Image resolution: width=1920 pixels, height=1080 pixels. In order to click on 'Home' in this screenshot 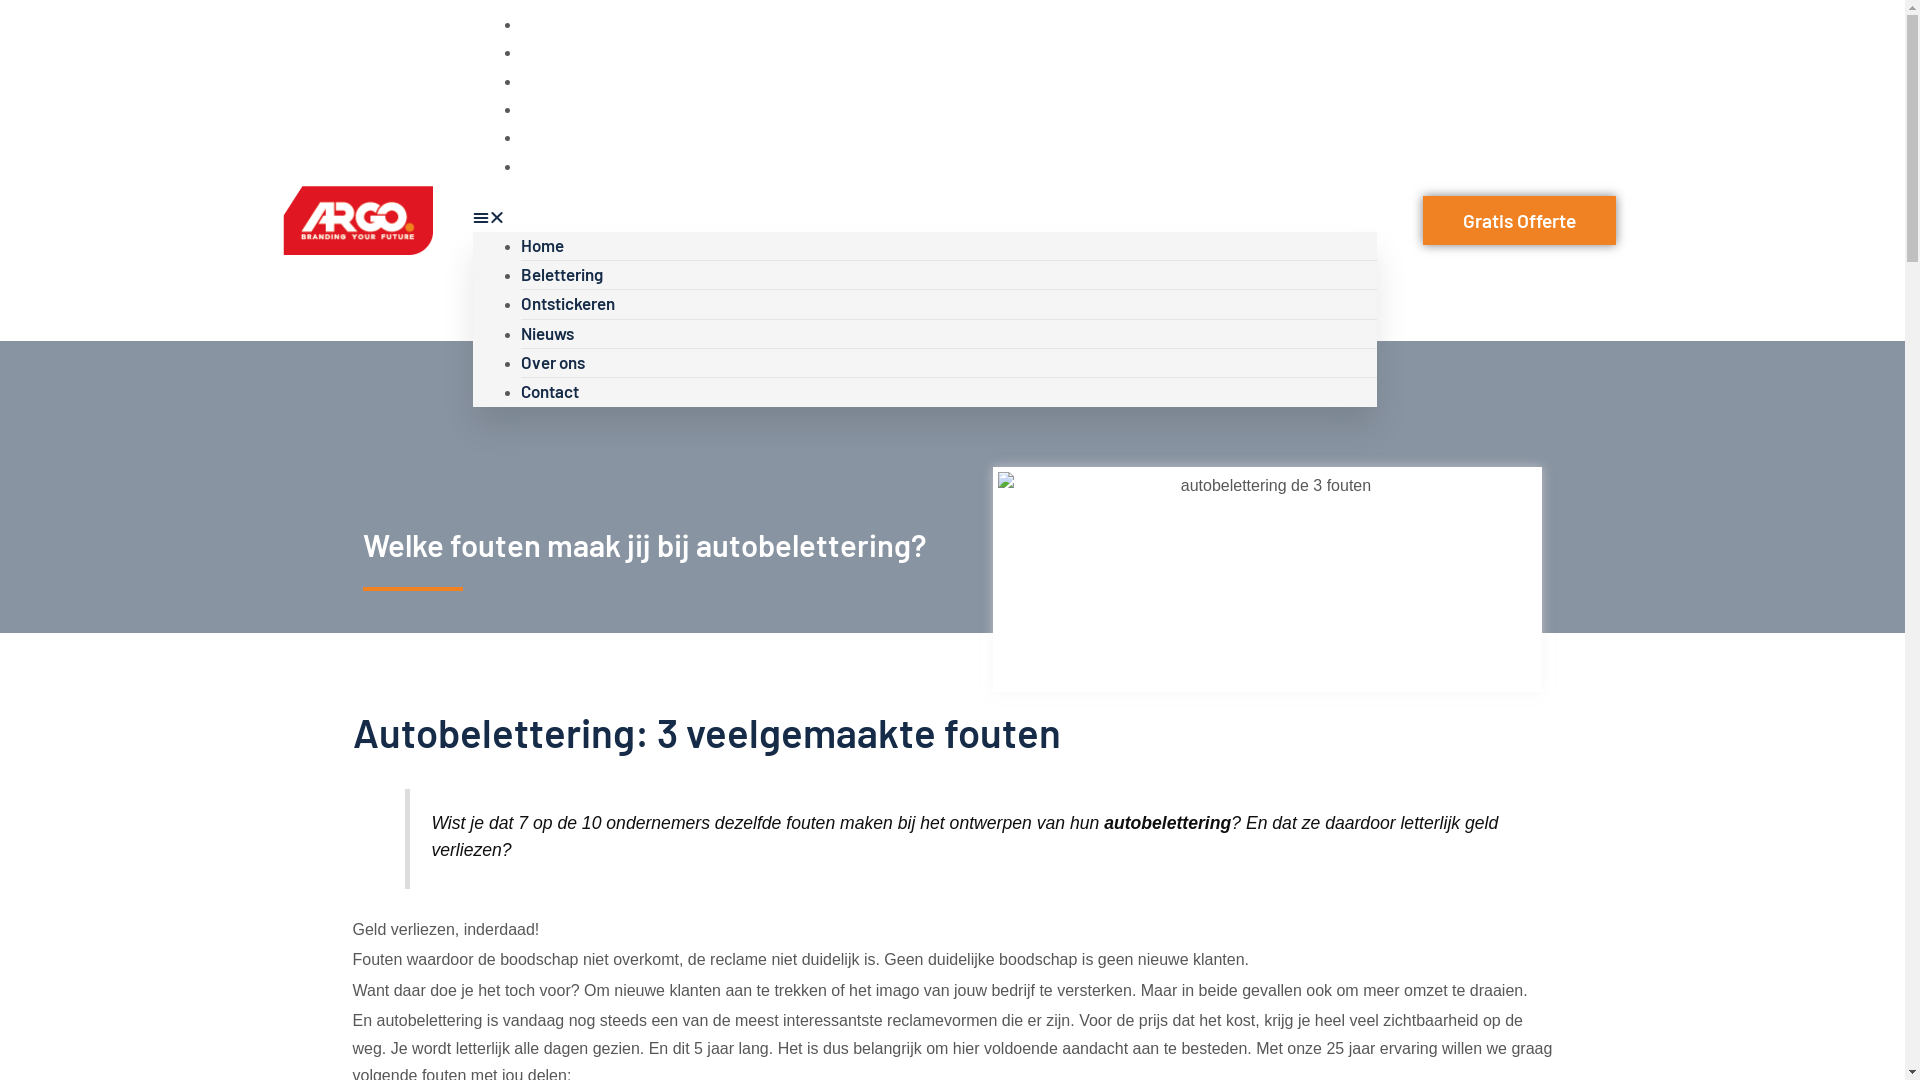, I will do `click(541, 23)`.